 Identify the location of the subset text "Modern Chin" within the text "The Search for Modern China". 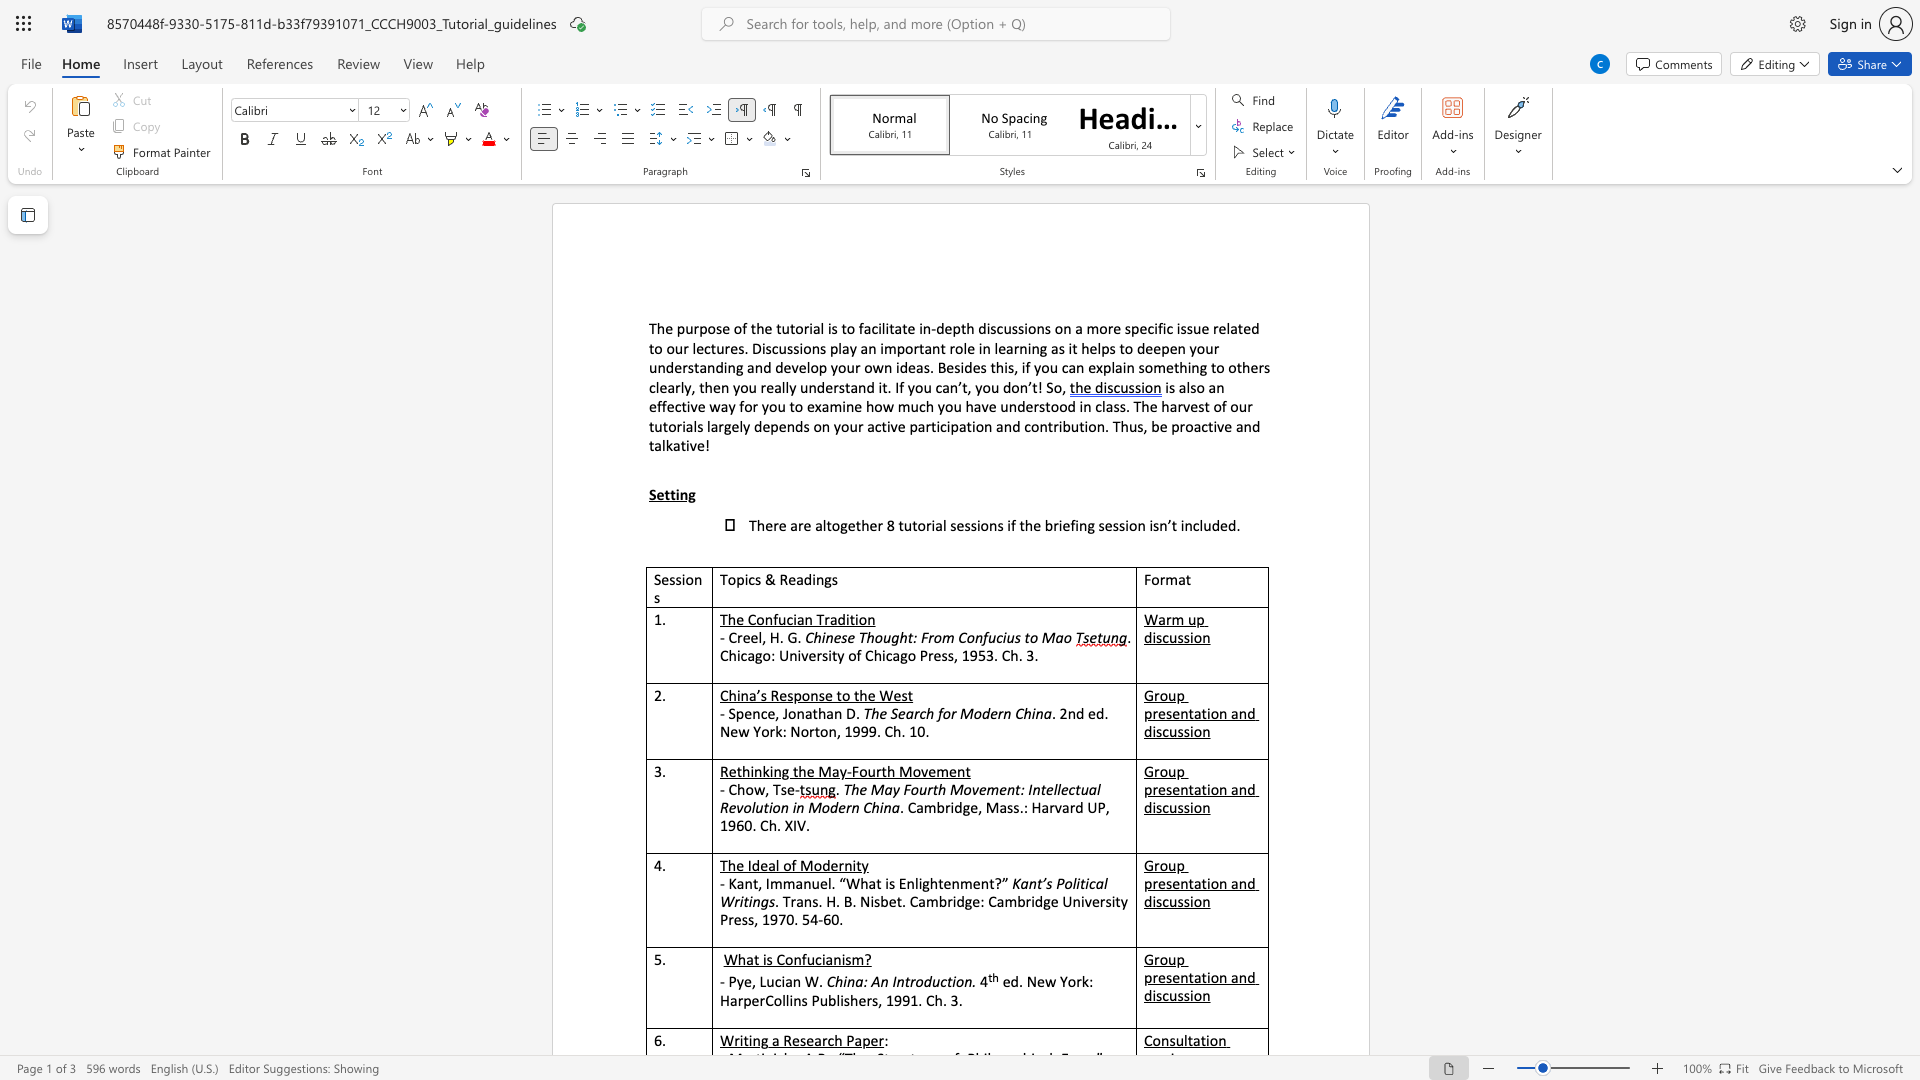
(960, 712).